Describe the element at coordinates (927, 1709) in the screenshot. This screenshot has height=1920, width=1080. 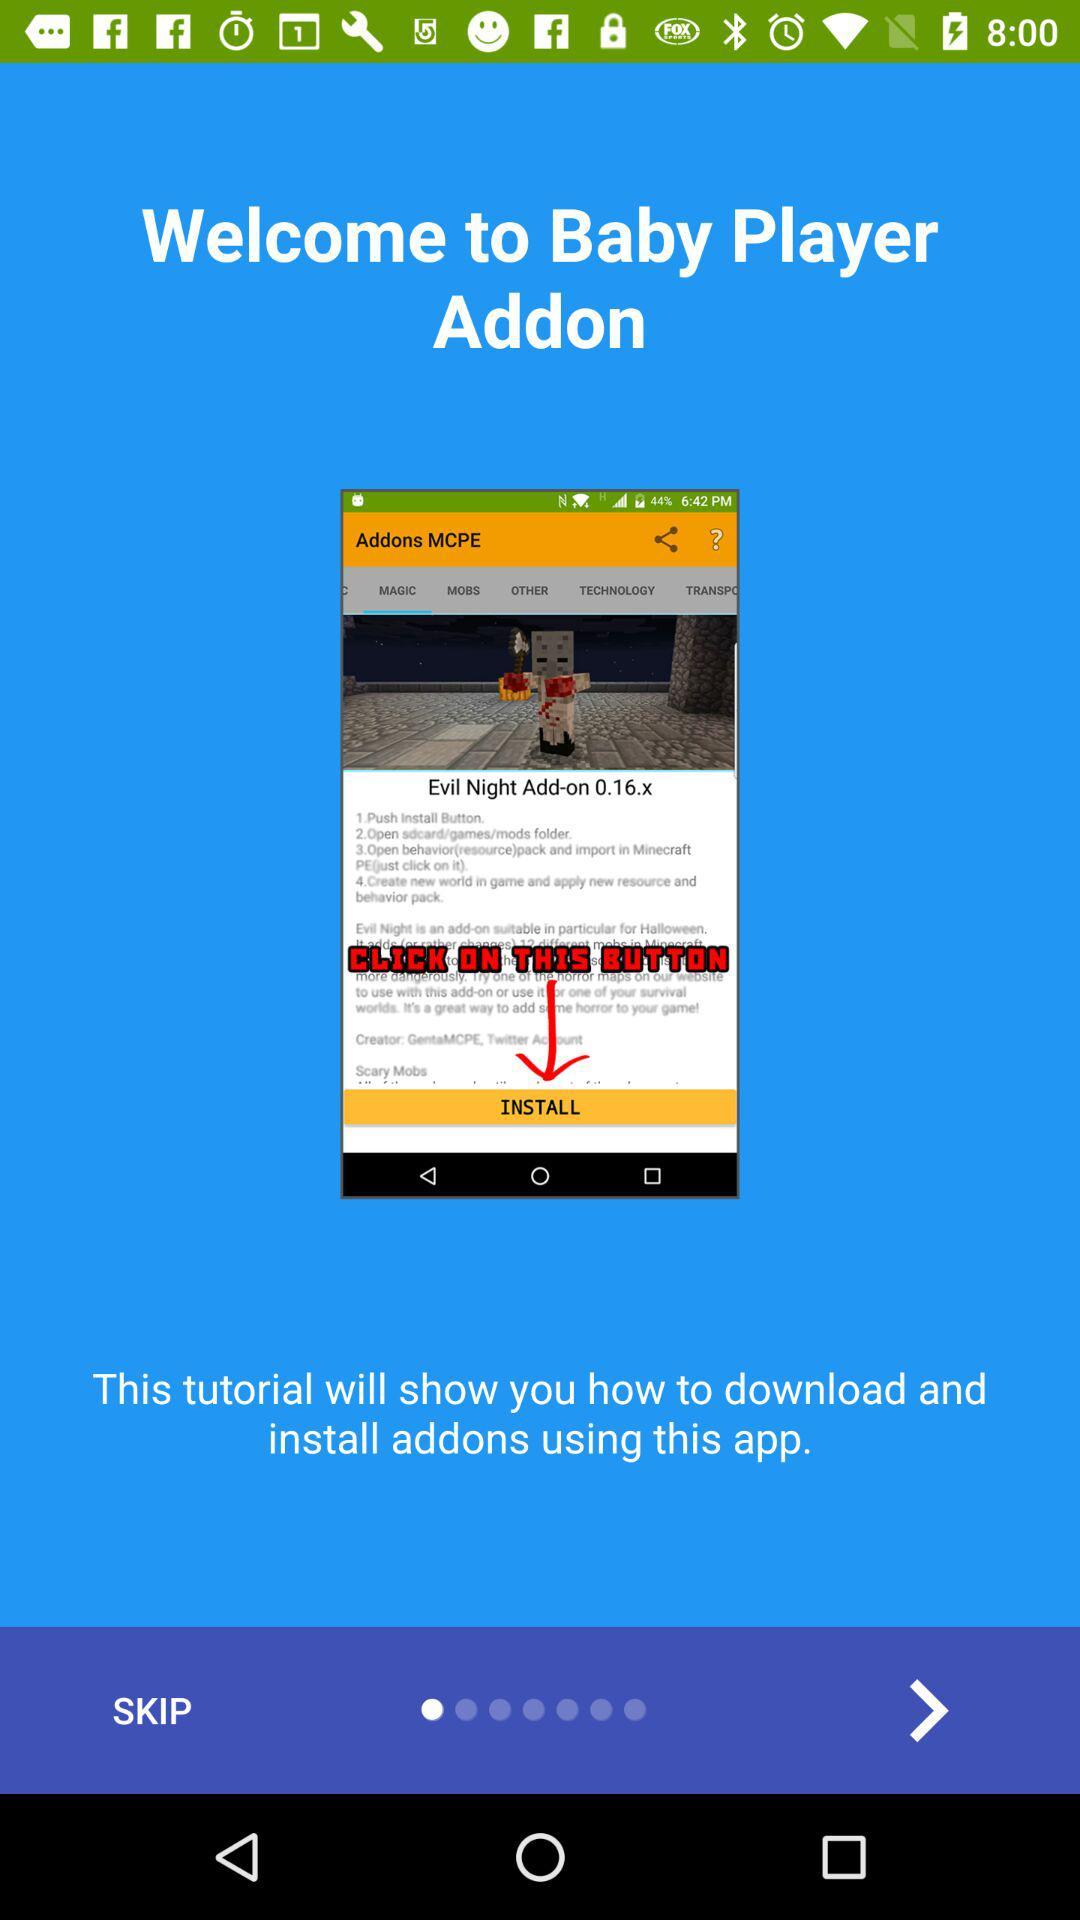
I see `the arrow_forward icon` at that location.